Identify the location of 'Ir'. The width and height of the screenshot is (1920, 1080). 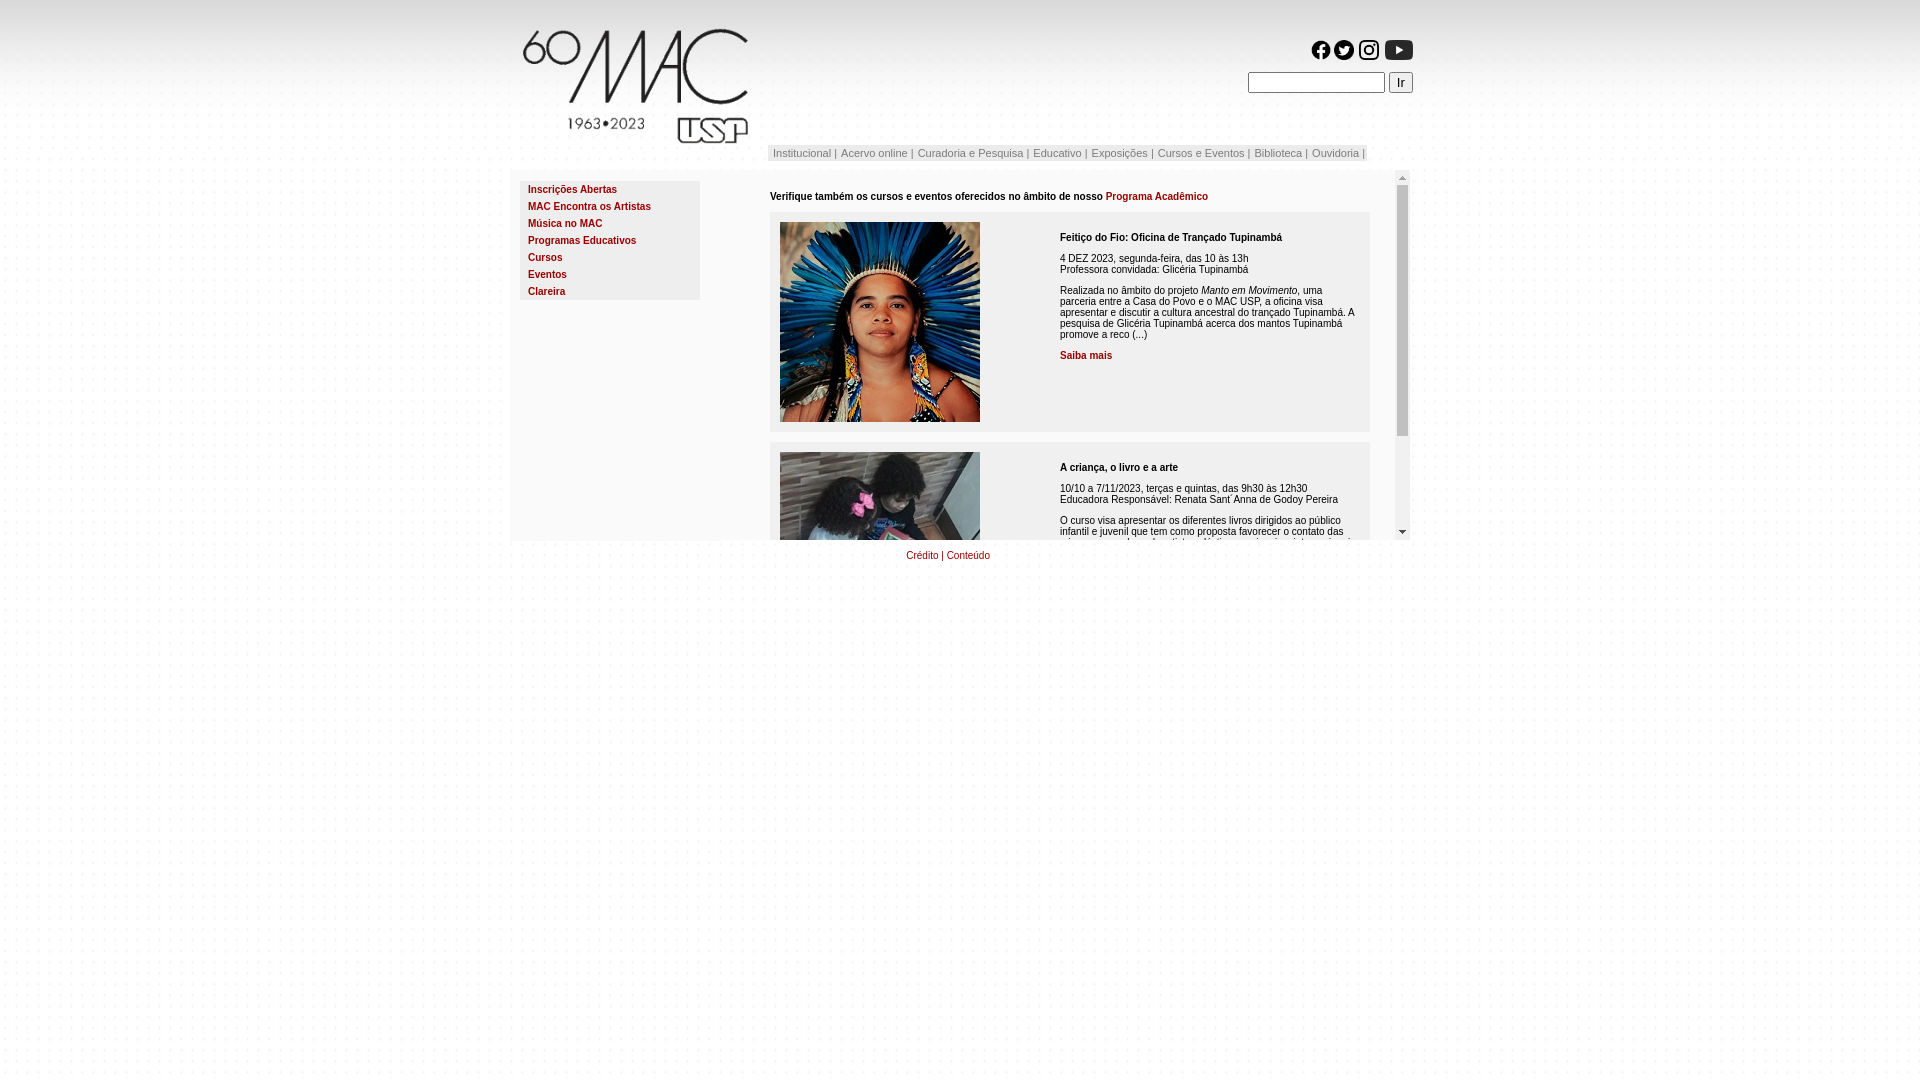
(1400, 81).